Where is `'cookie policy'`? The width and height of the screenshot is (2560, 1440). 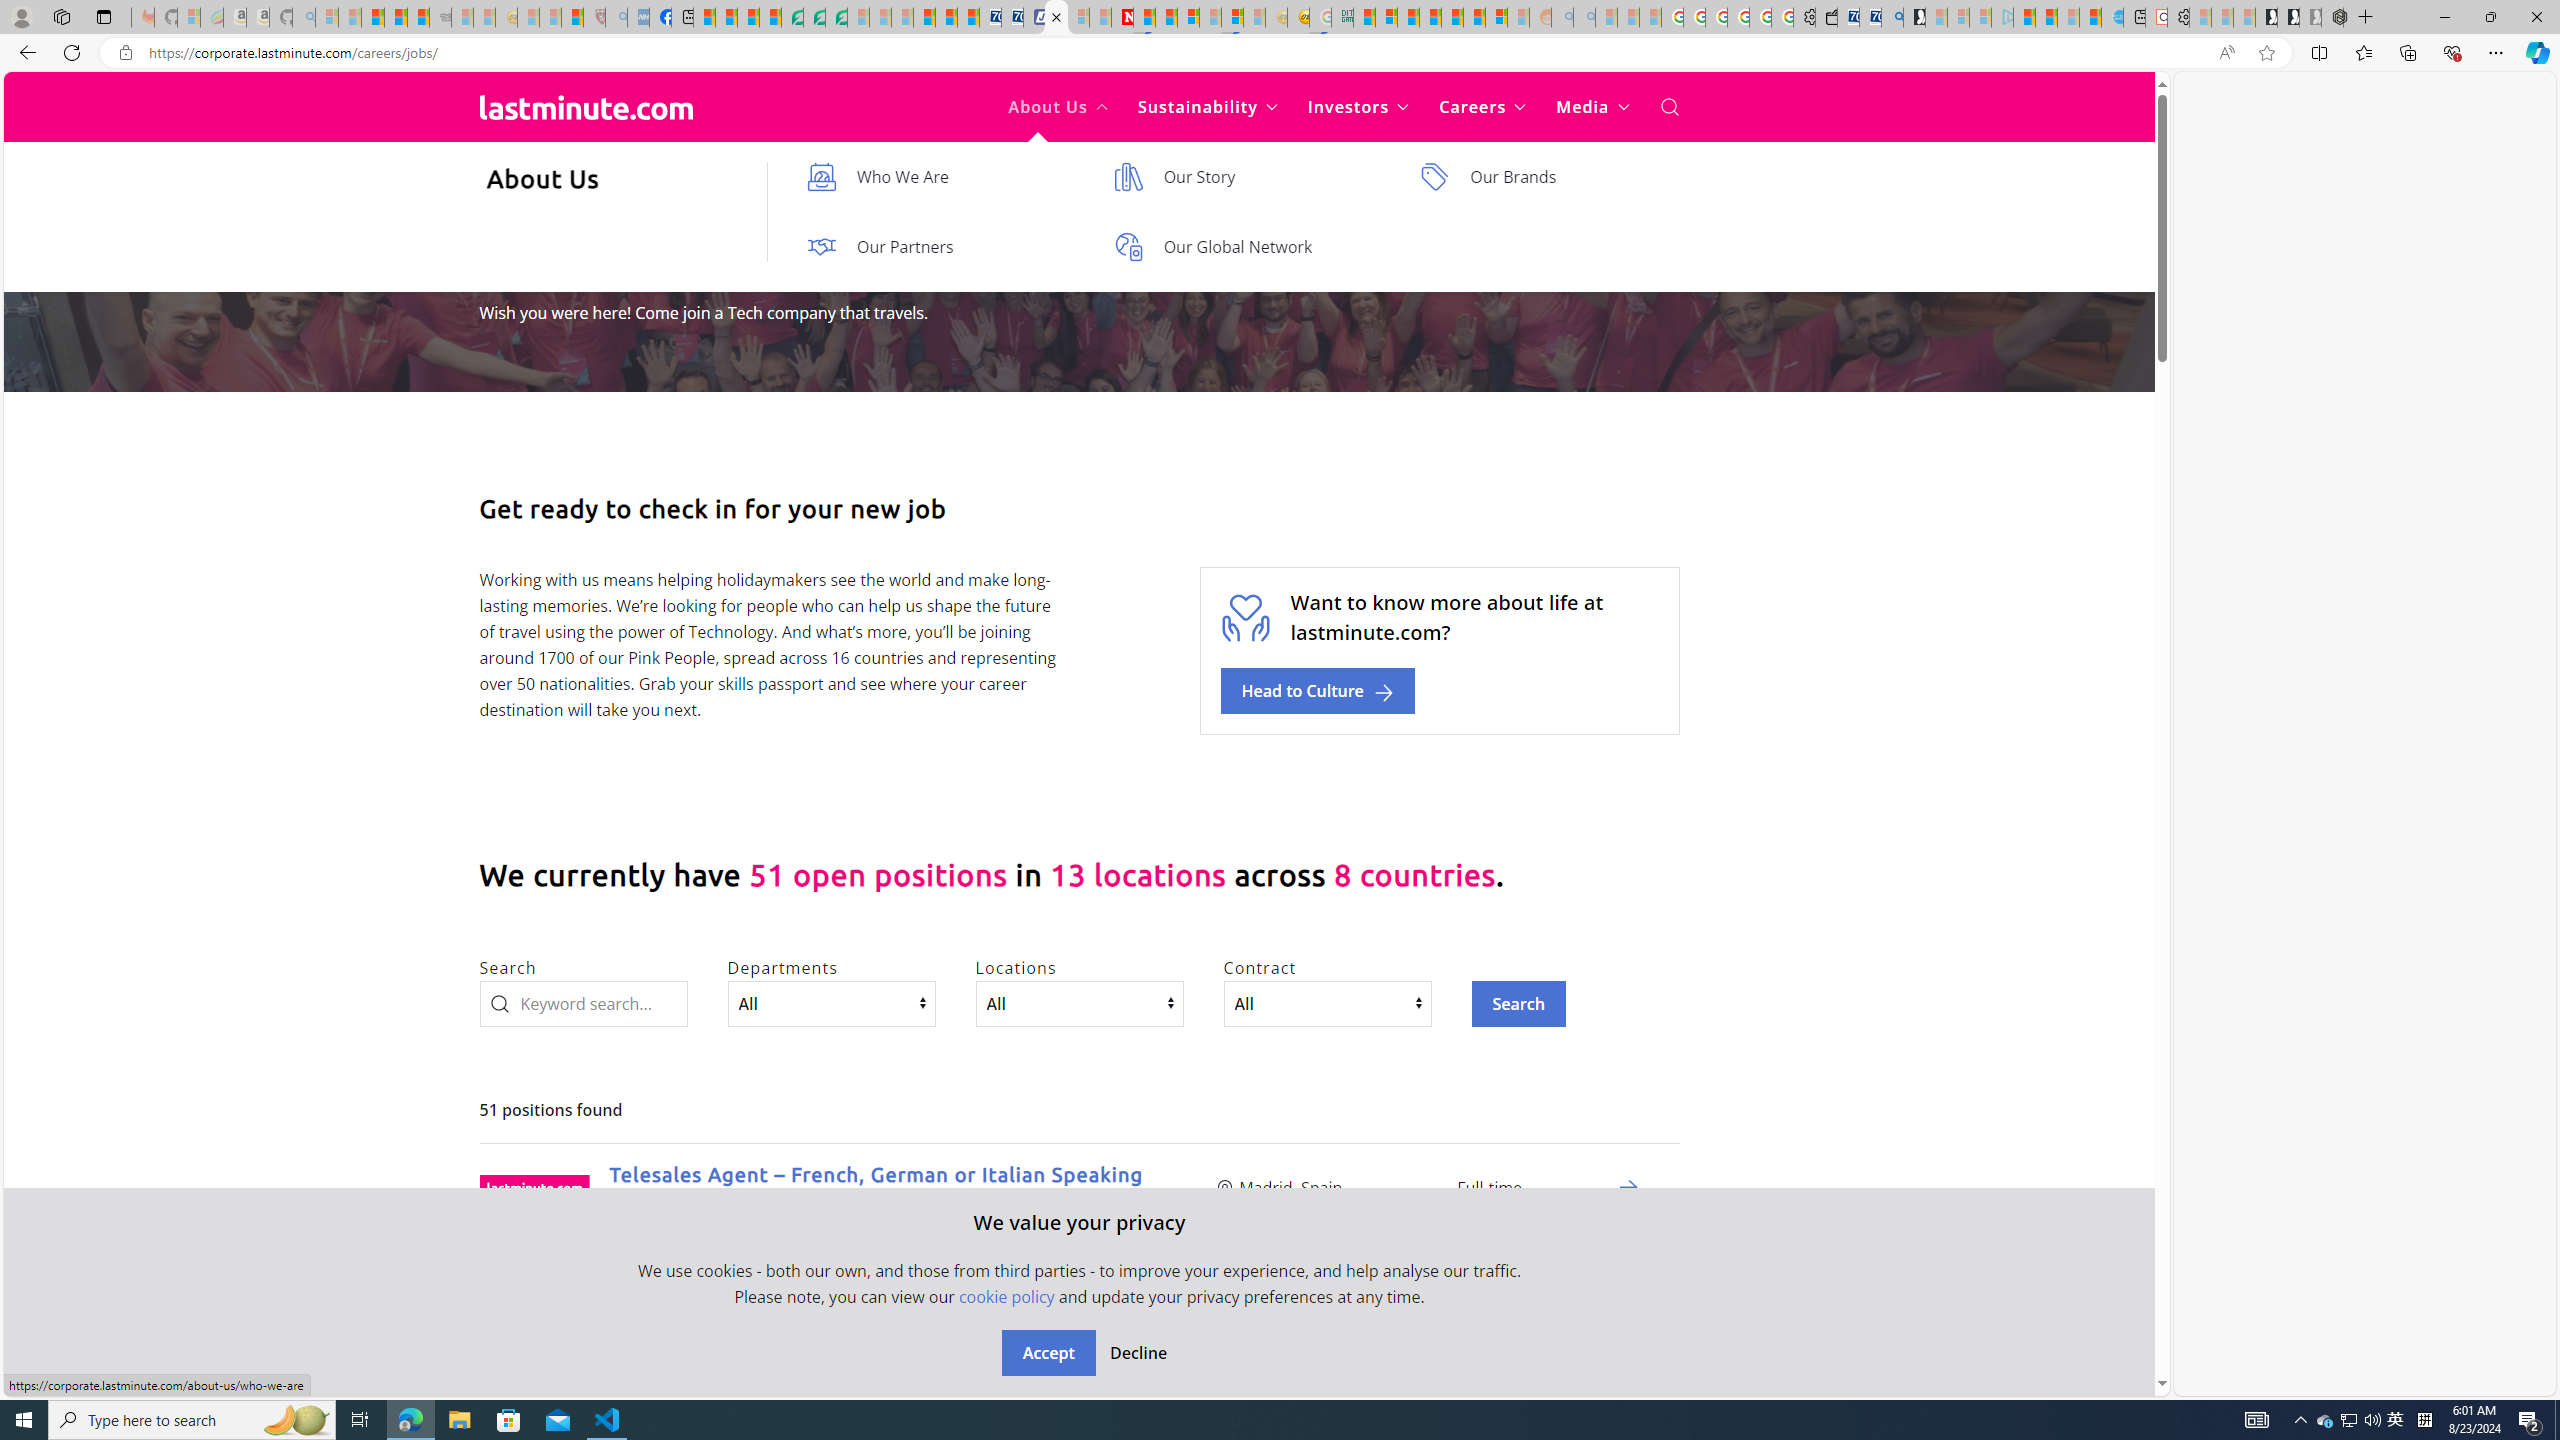
'cookie policy' is located at coordinates (1006, 1295).